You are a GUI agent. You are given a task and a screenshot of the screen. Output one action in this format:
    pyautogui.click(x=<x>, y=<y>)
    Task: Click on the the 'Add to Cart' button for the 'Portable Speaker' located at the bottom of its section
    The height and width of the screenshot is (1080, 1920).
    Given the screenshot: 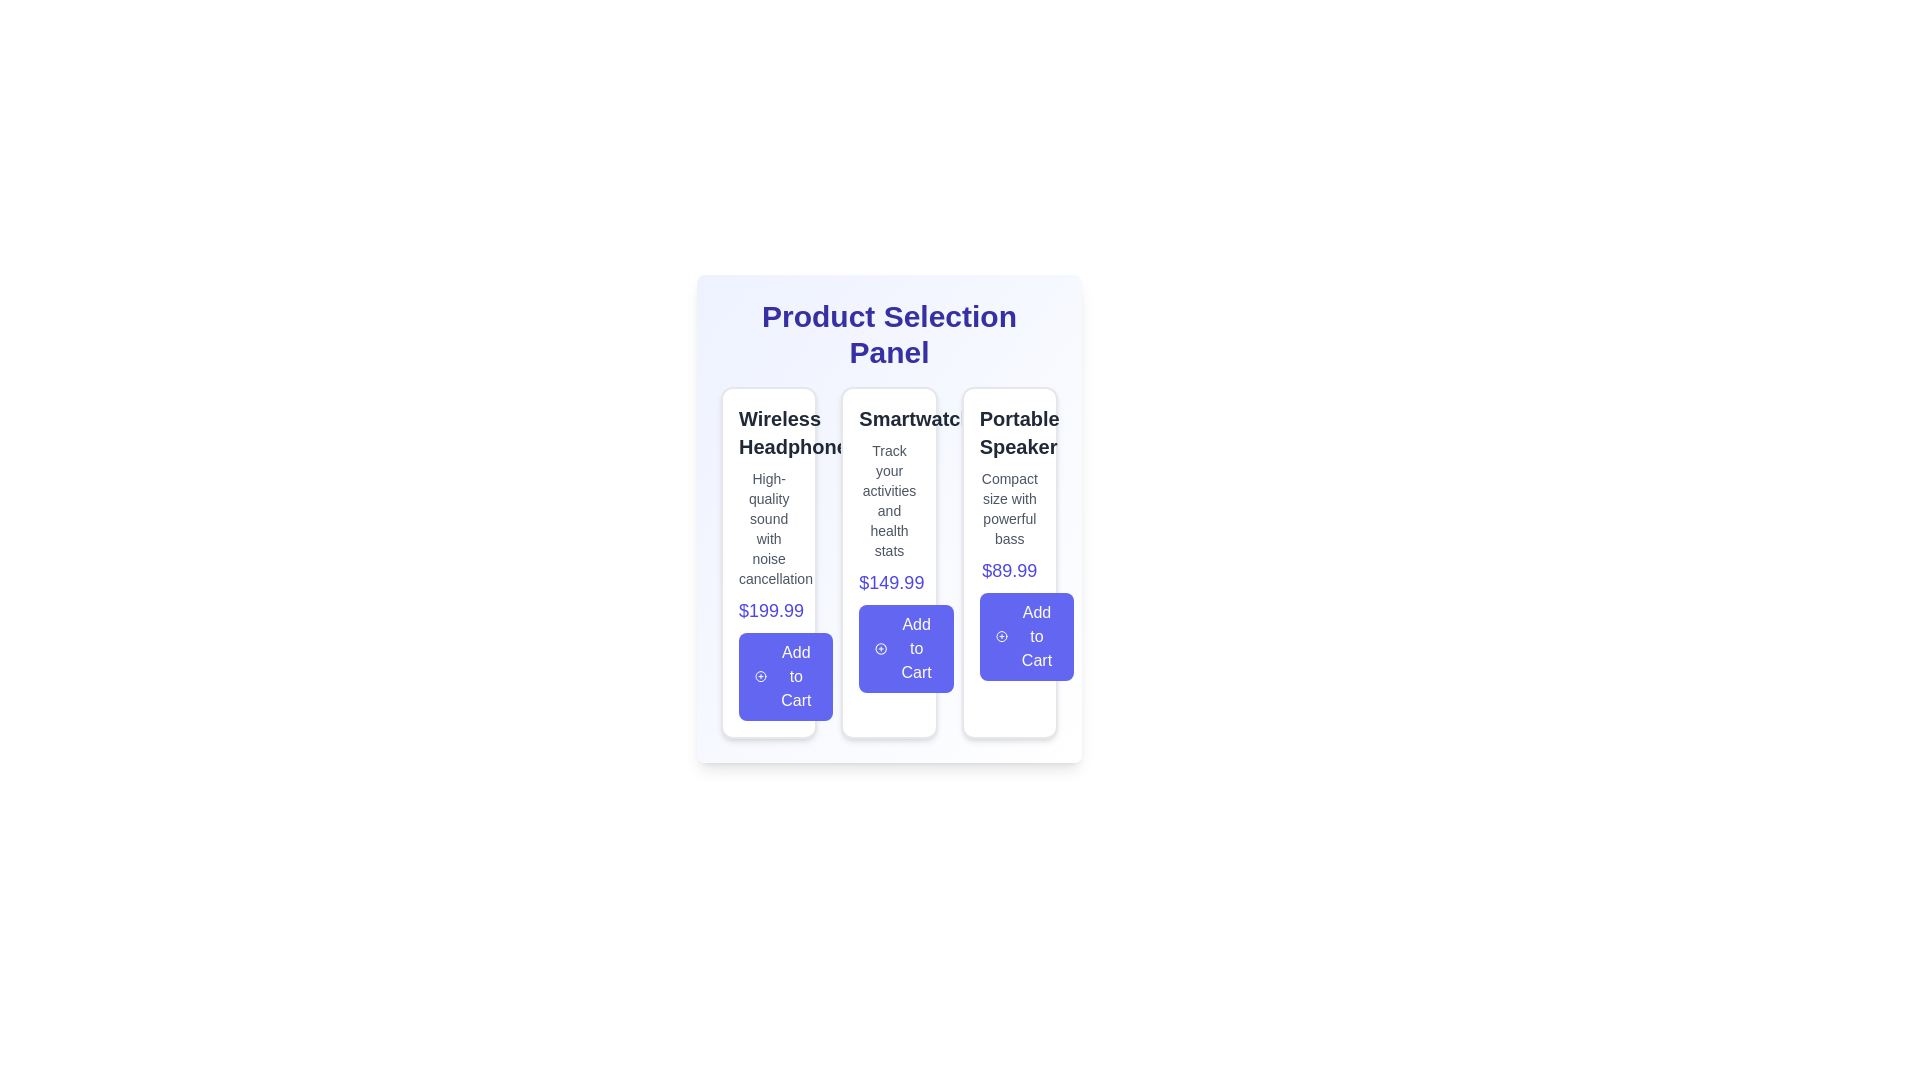 What is the action you would take?
    pyautogui.click(x=1026, y=636)
    